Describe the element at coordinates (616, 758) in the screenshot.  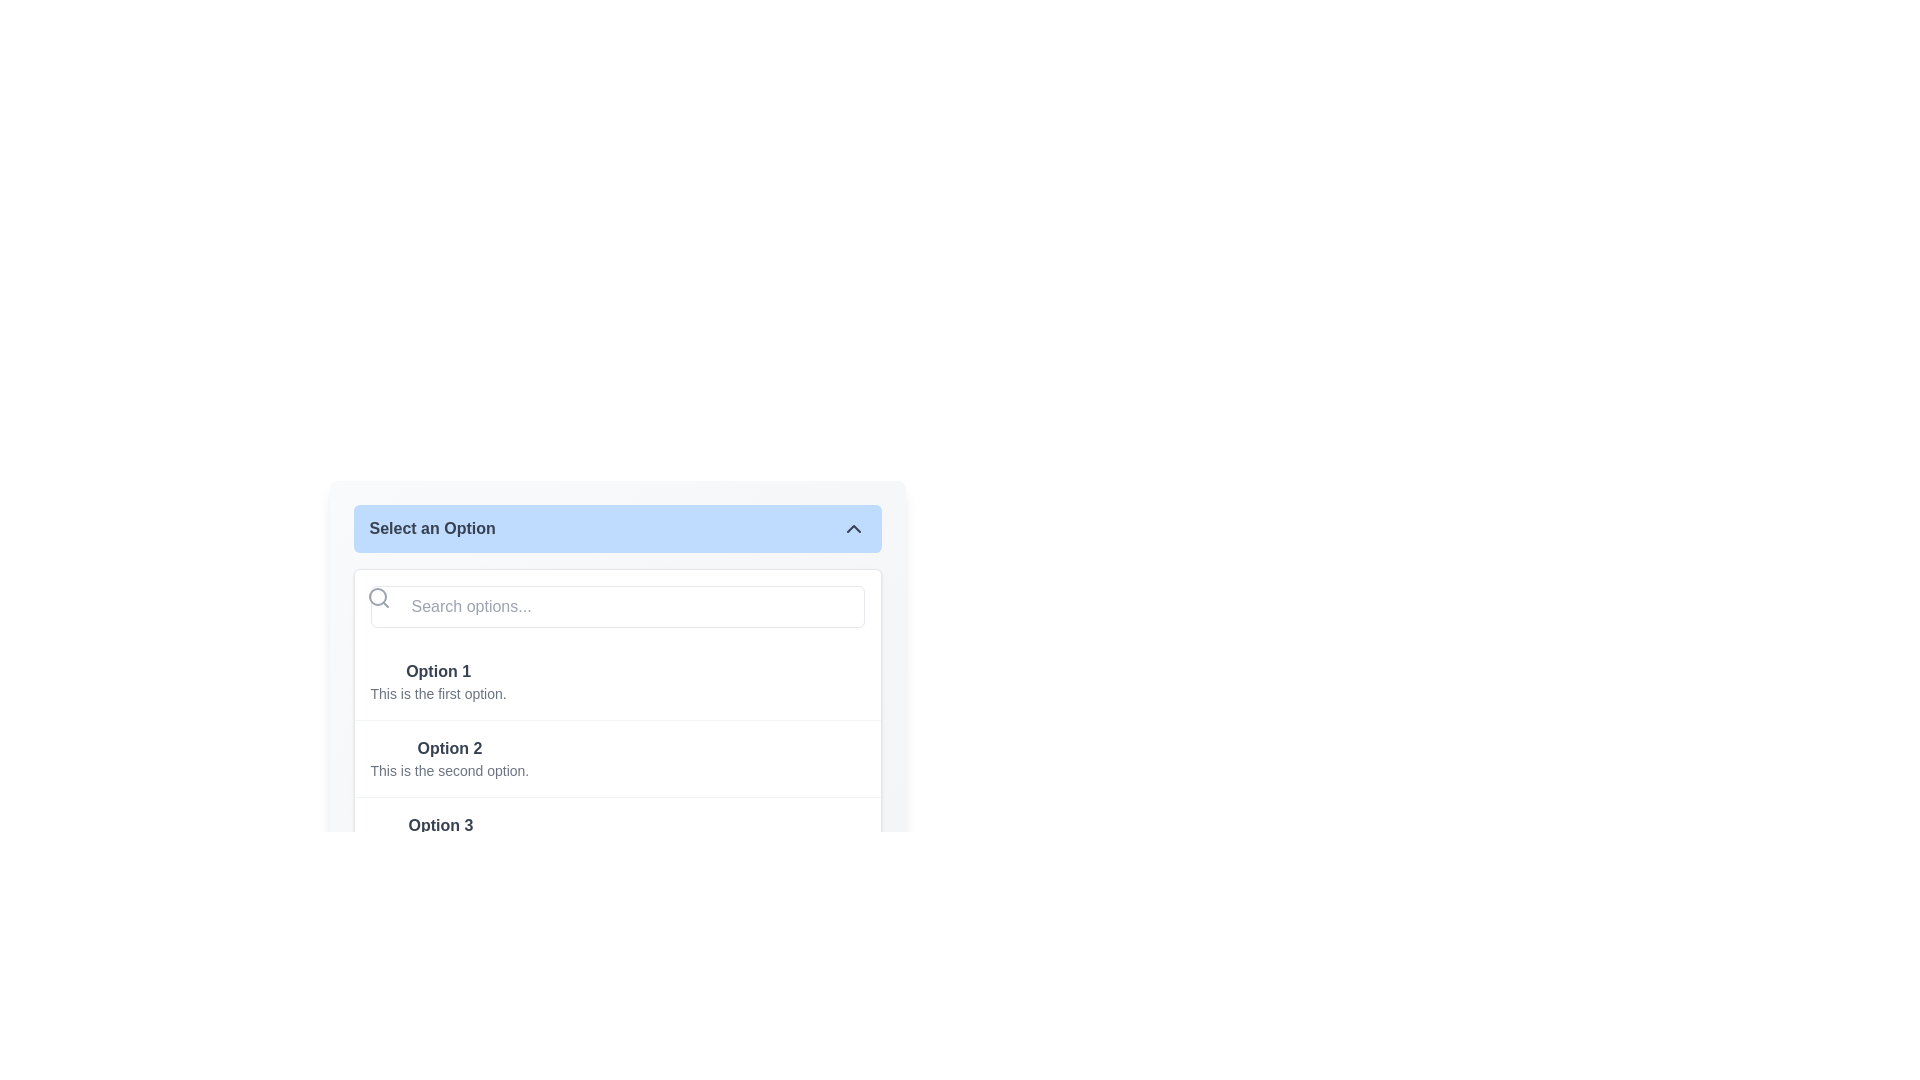
I see `the second list item in the dropdown, labeled 'Option 2'` at that location.